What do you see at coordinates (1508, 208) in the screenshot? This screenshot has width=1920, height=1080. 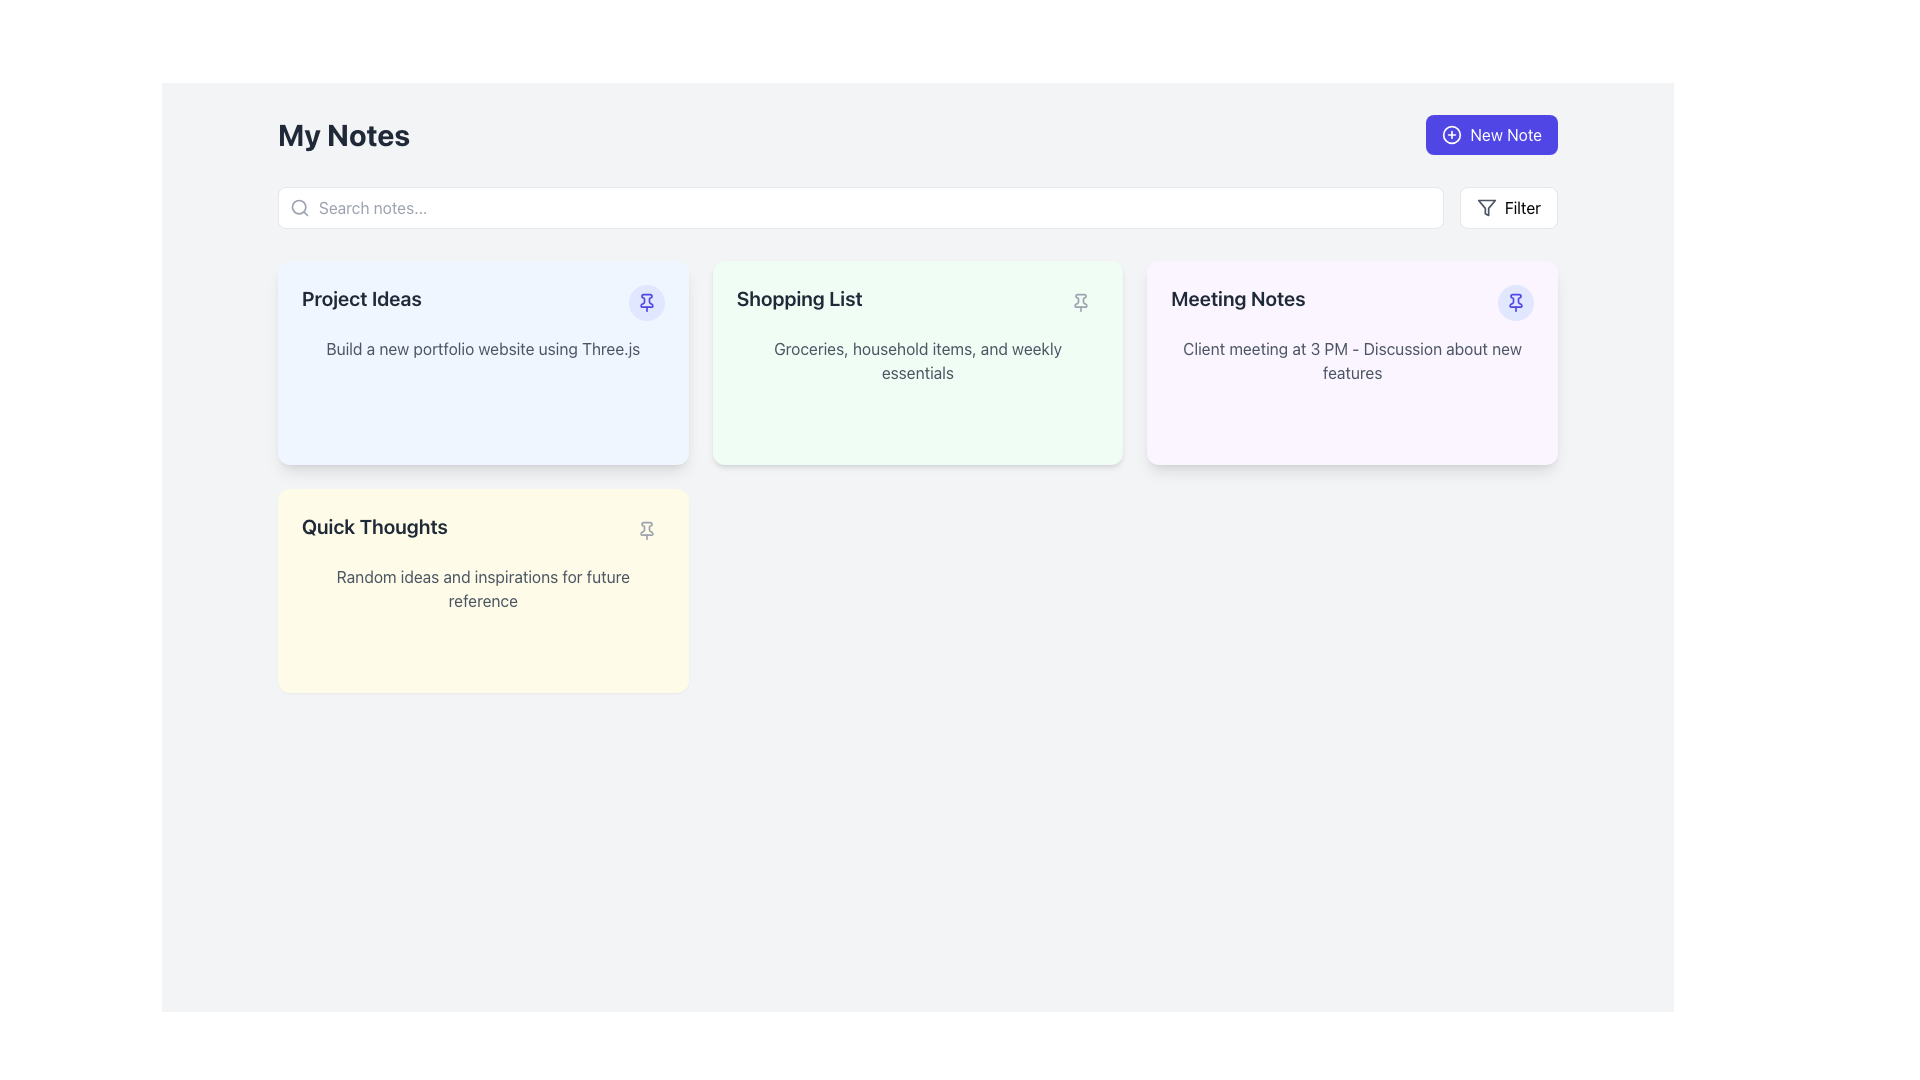 I see `the 'Filter' button, which is a rectangular button with a funnel icon and the text 'Filter', located at the top-right side of the interface adjacent to a search bar` at bounding box center [1508, 208].